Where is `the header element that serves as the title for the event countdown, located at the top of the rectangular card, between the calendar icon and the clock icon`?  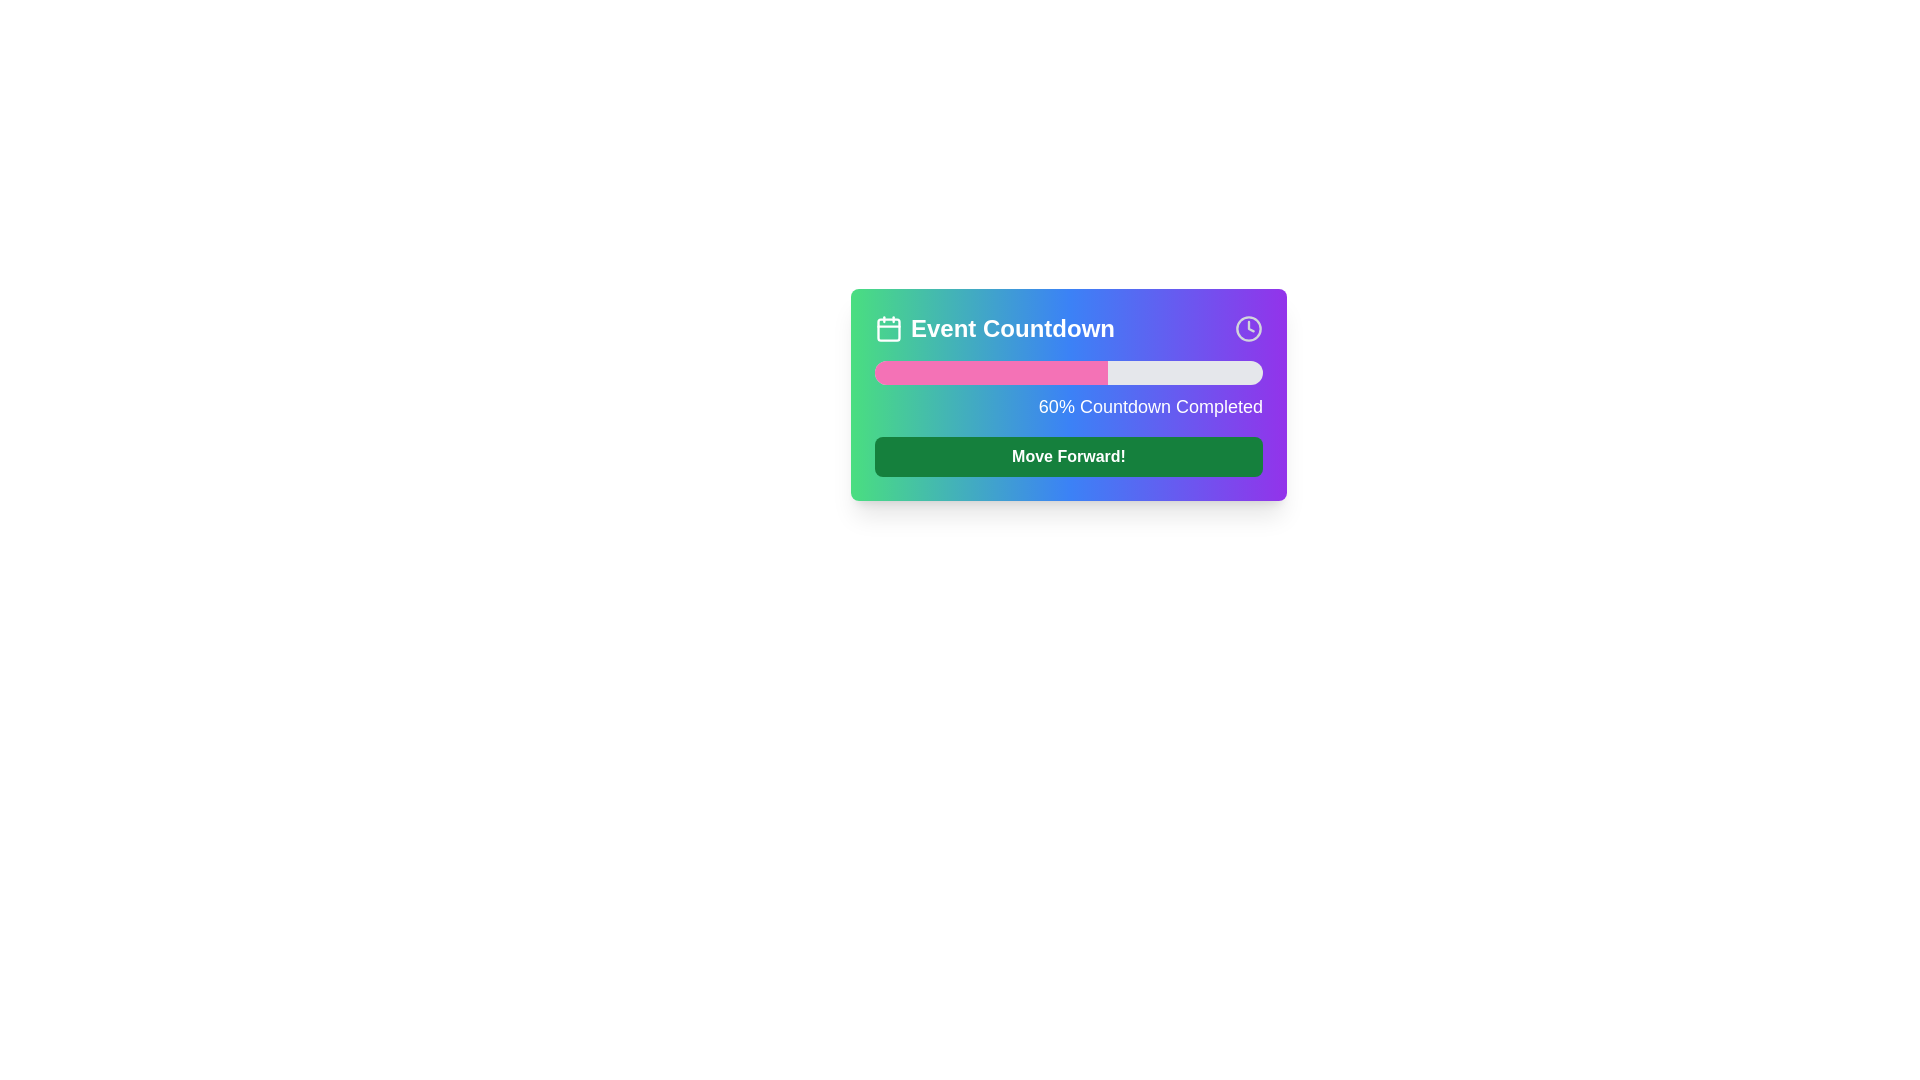 the header element that serves as the title for the event countdown, located at the top of the rectangular card, between the calendar icon and the clock icon is located at coordinates (994, 327).